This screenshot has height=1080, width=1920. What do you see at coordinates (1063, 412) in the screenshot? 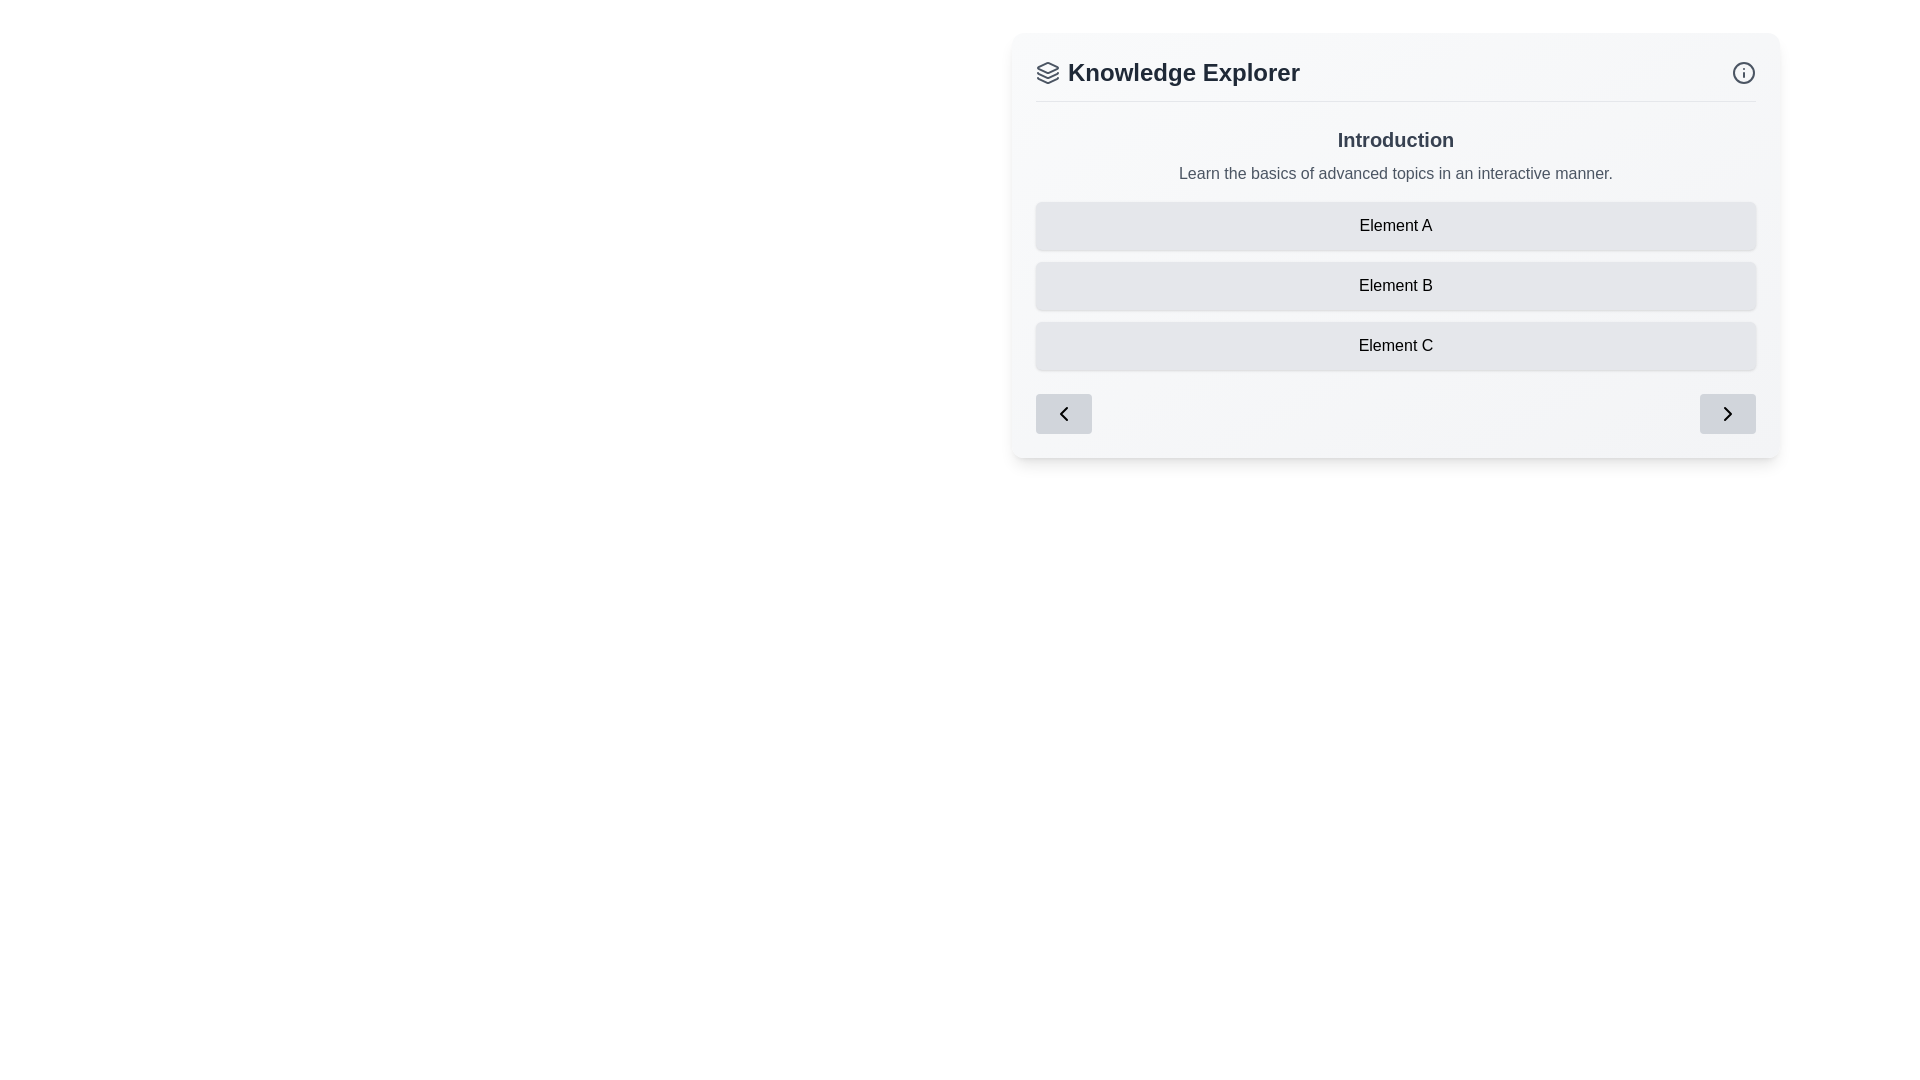
I see `the small left-pointing chevron icon with a thin black stroke located inside a rounded rectangular button at the bottom-left corner of the 'Knowledge Explorer' panel` at bounding box center [1063, 412].